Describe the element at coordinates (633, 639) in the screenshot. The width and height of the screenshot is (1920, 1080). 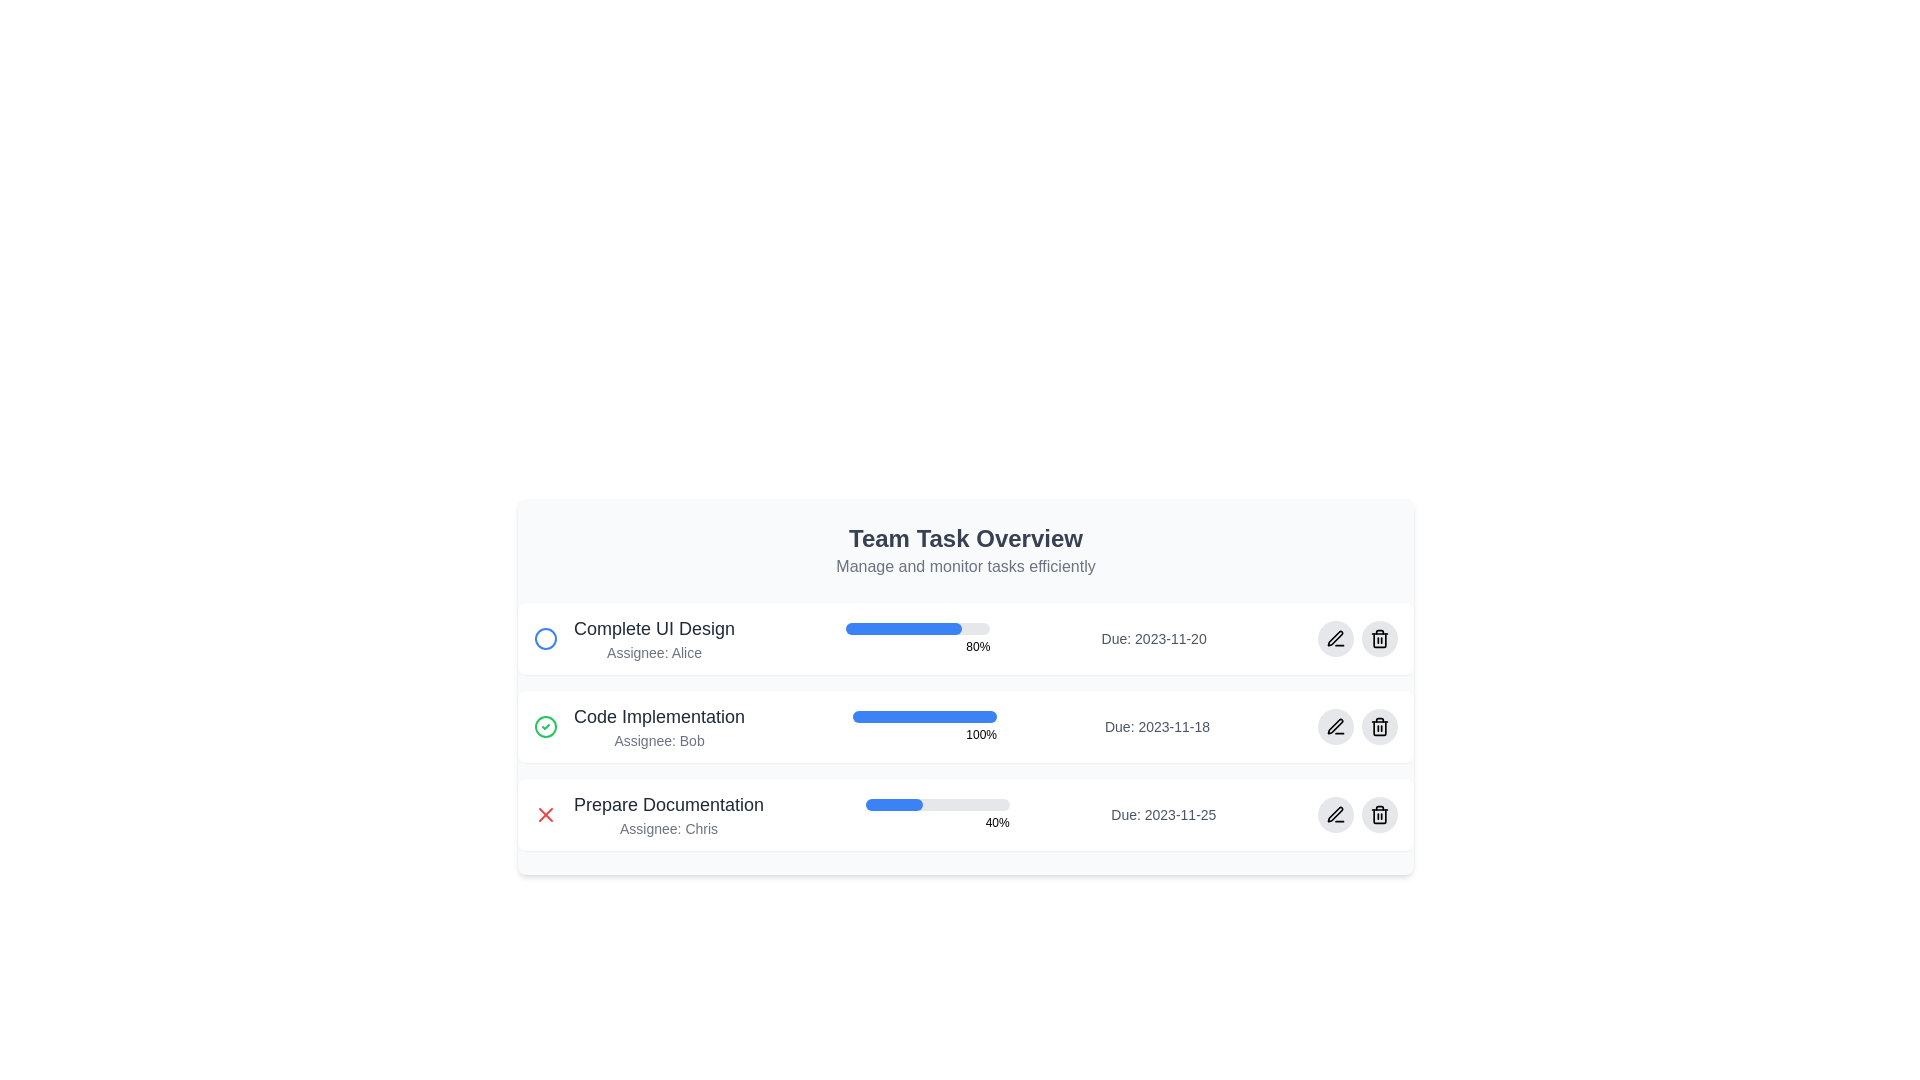
I see `the task item with the bold text 'Complete UI Design'` at that location.